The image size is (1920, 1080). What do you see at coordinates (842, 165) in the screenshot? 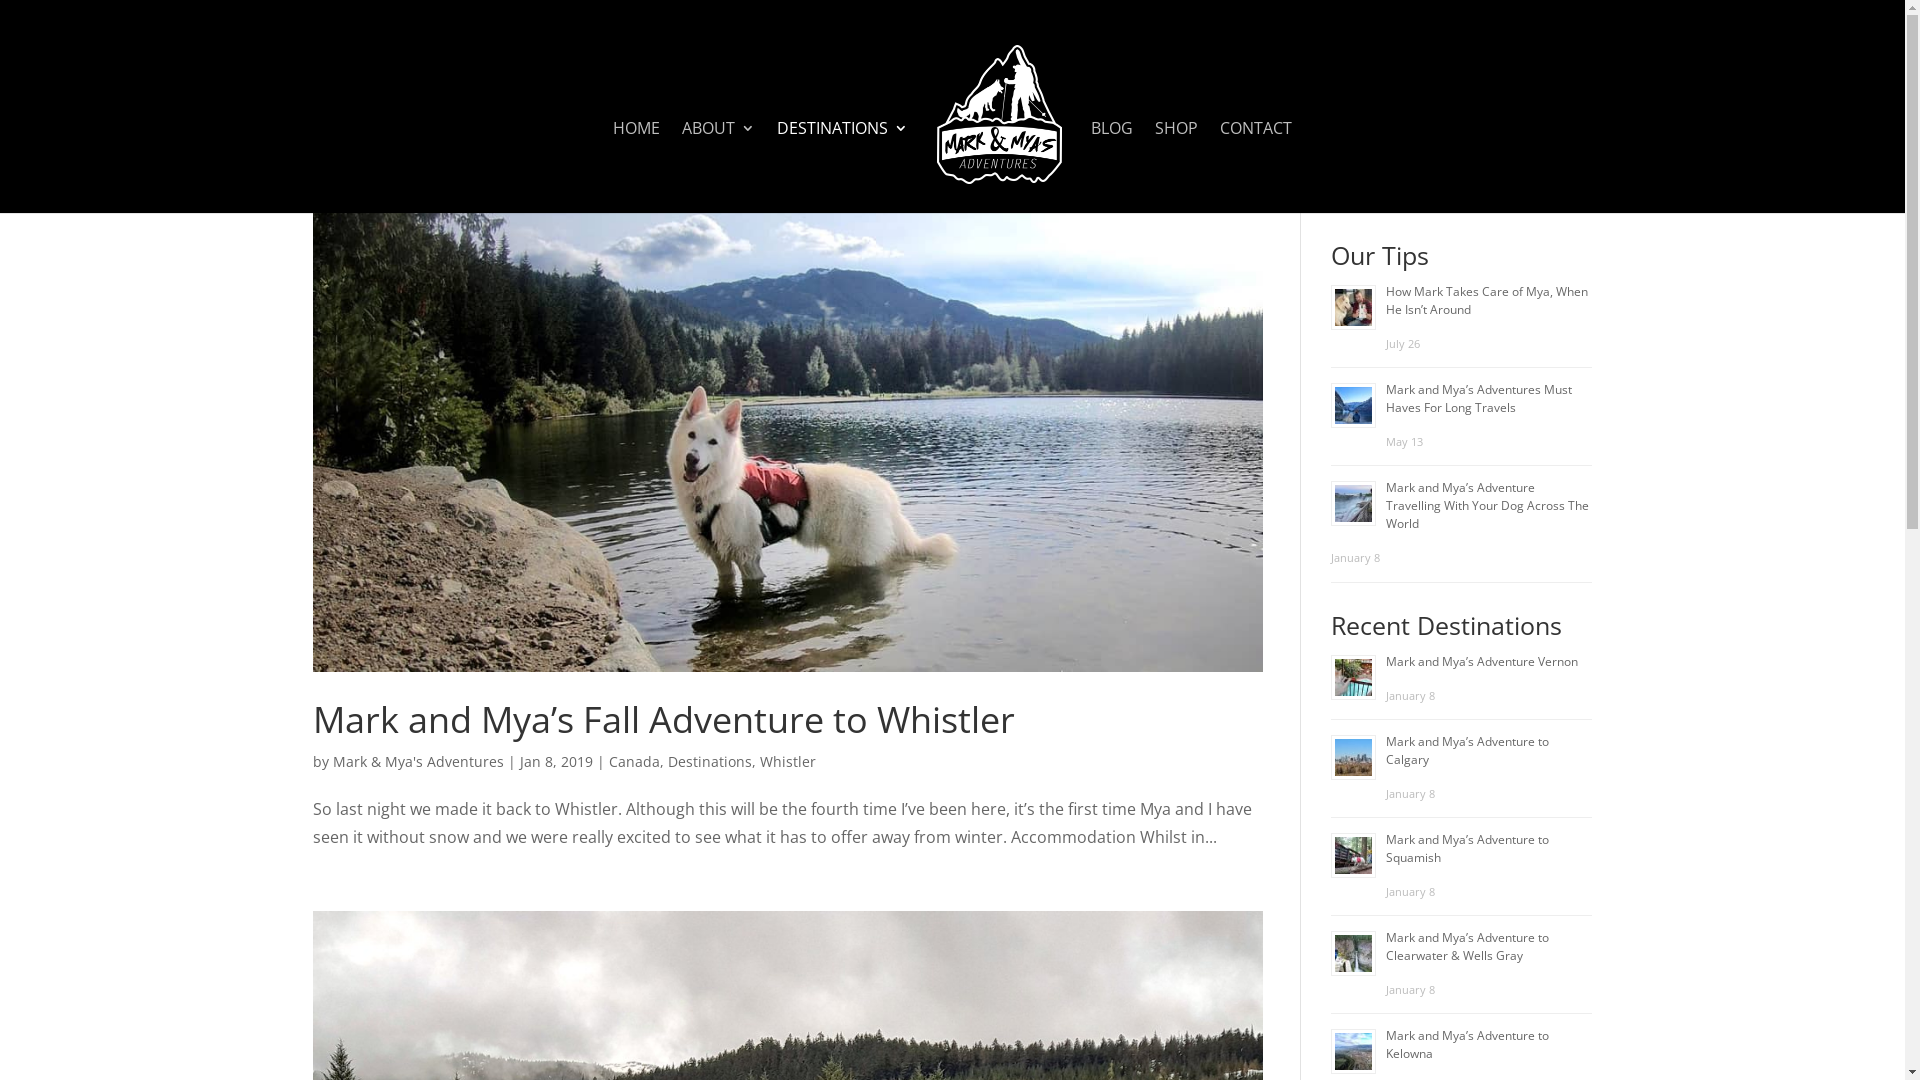
I see `'DESTINATIONS'` at bounding box center [842, 165].